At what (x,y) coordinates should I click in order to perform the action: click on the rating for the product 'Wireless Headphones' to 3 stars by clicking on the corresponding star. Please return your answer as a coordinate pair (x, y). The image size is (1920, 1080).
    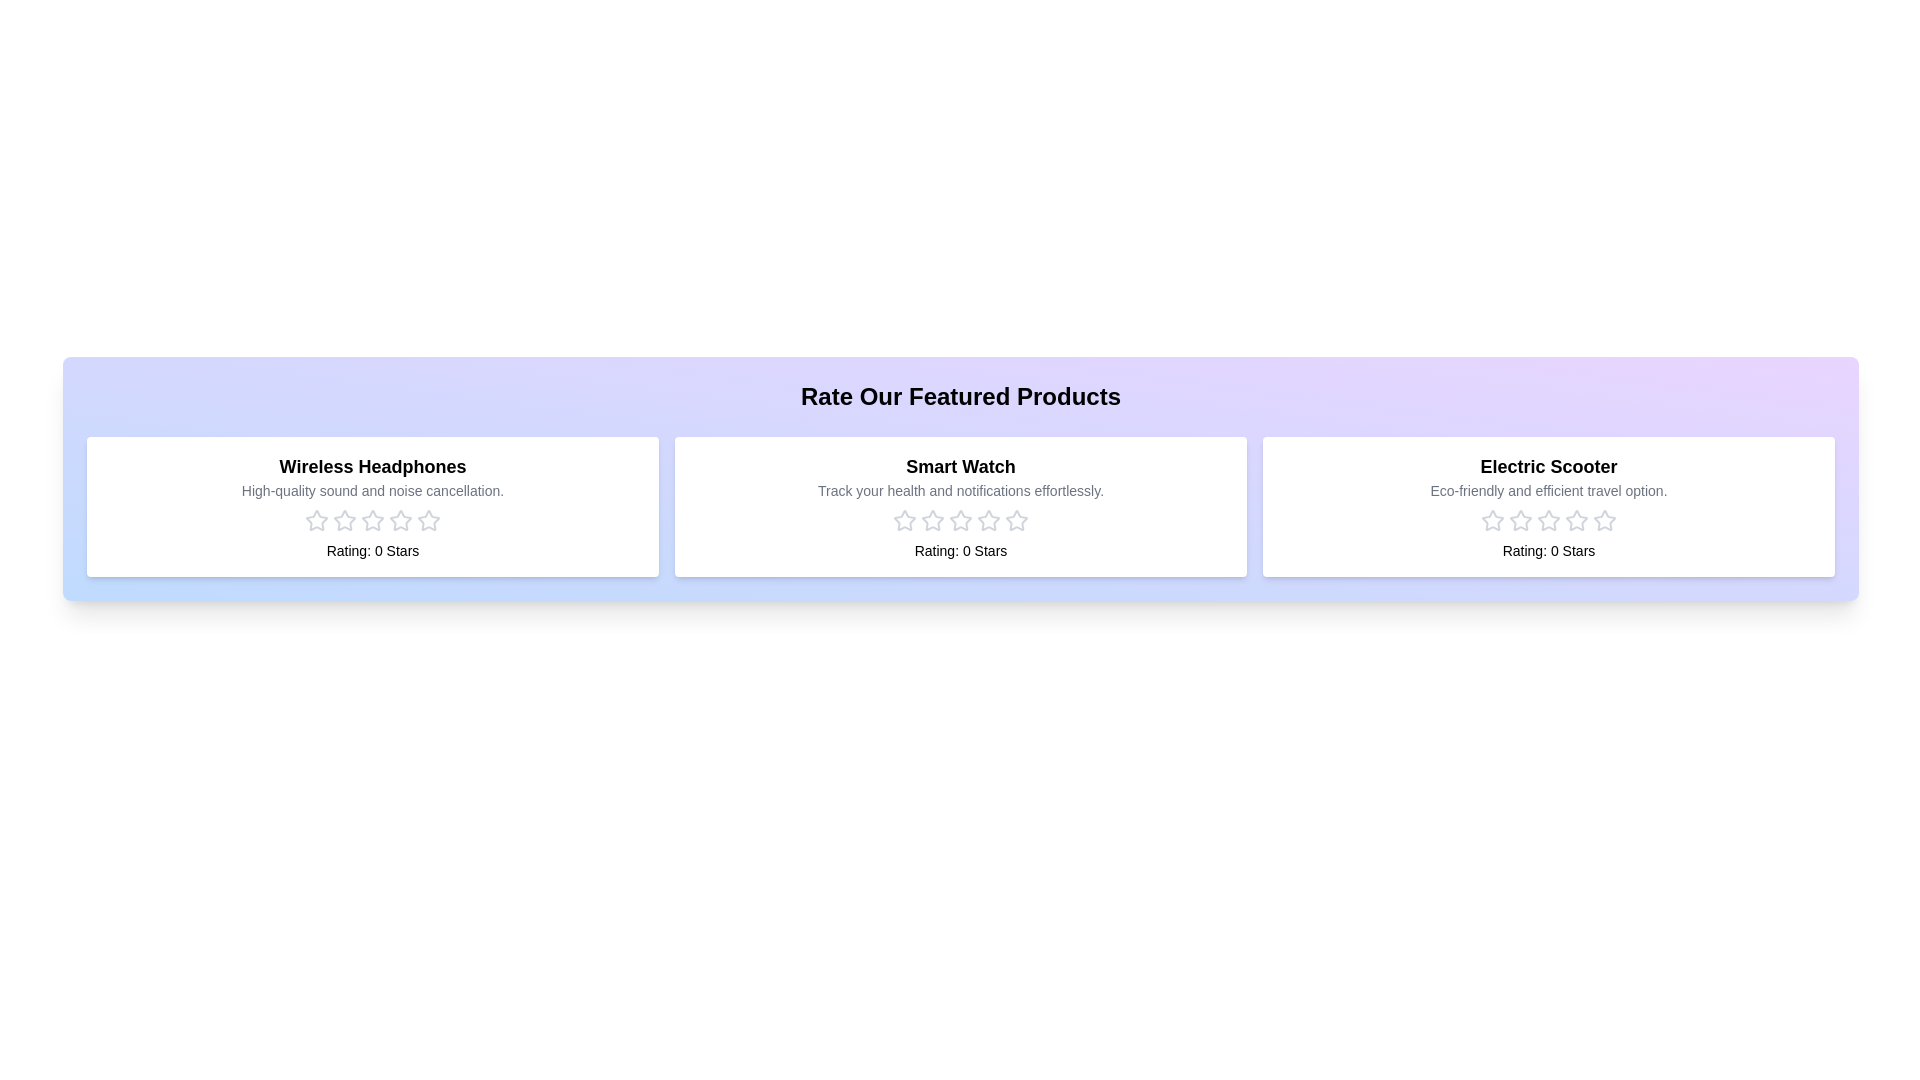
    Looking at the image, I should click on (373, 519).